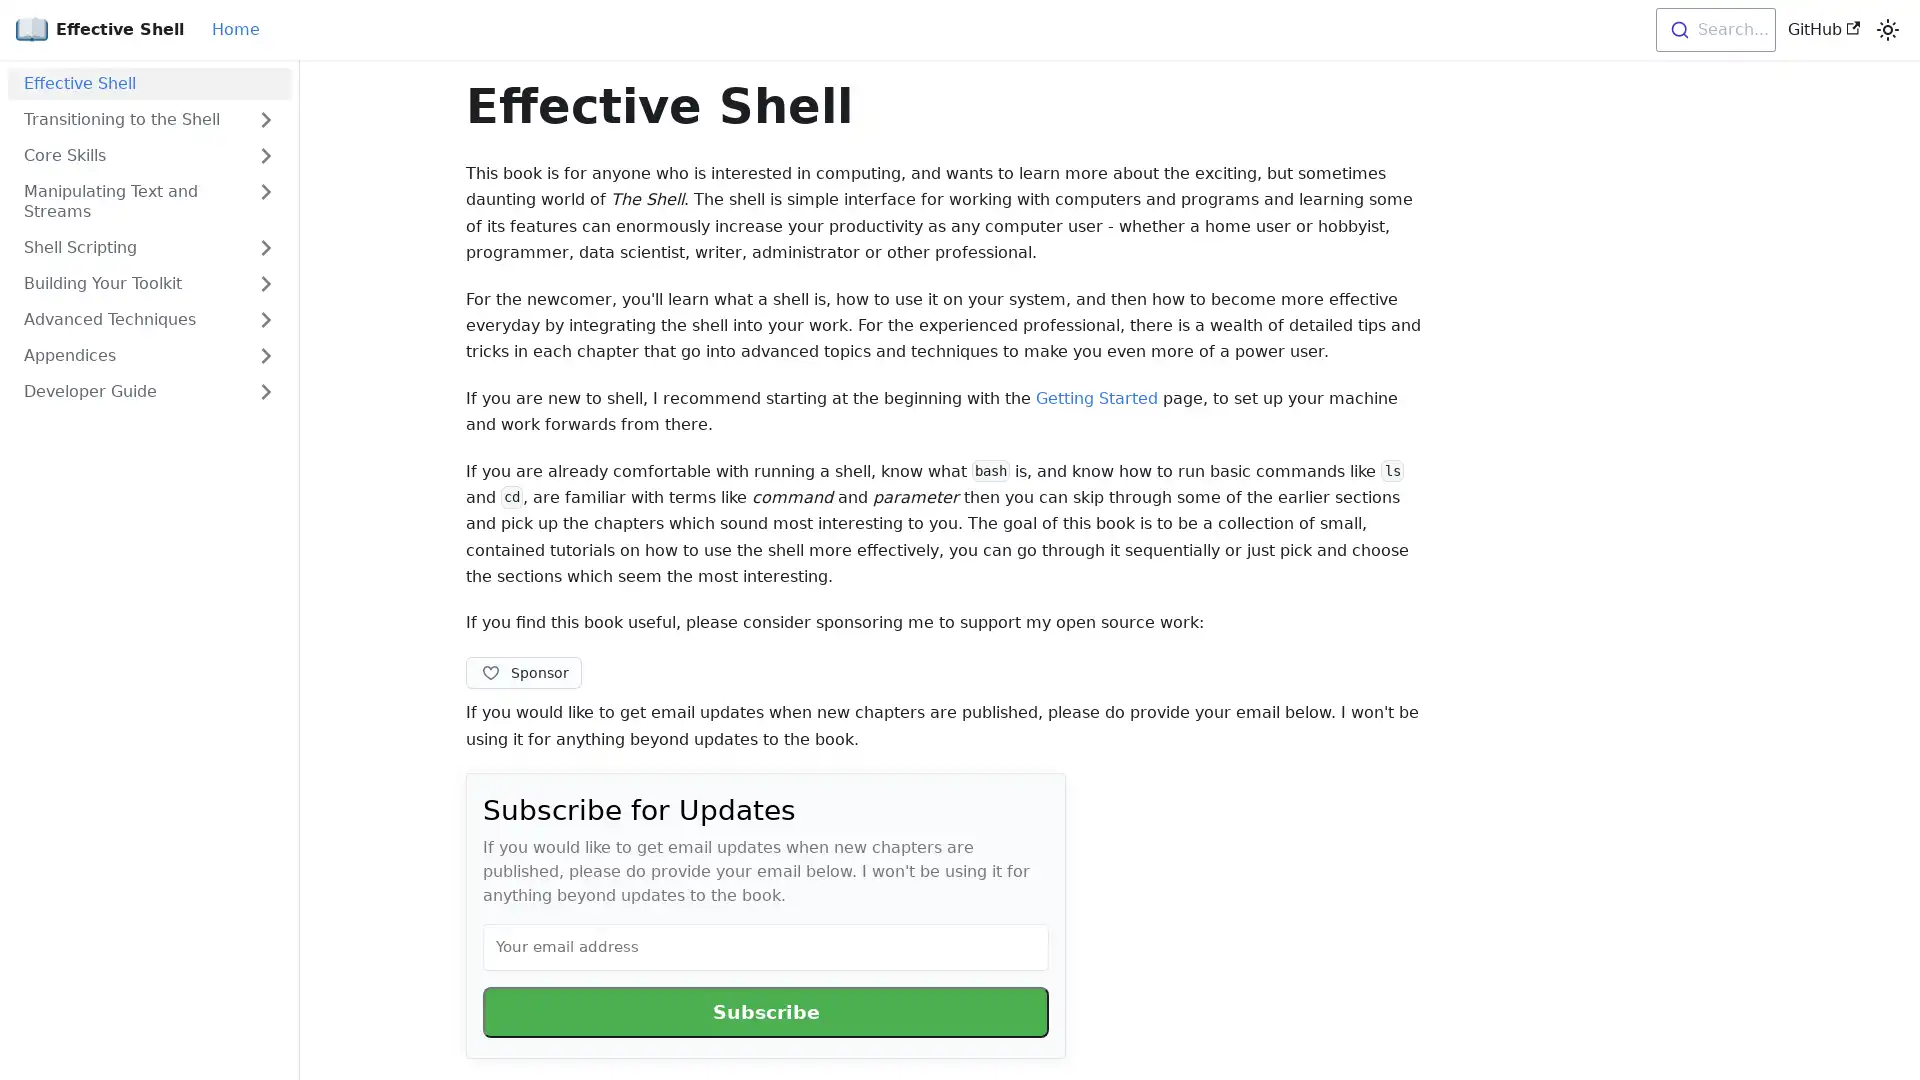  Describe the element at coordinates (264, 154) in the screenshot. I see `Toggle the collapsible sidebar category 'Core Skills'` at that location.